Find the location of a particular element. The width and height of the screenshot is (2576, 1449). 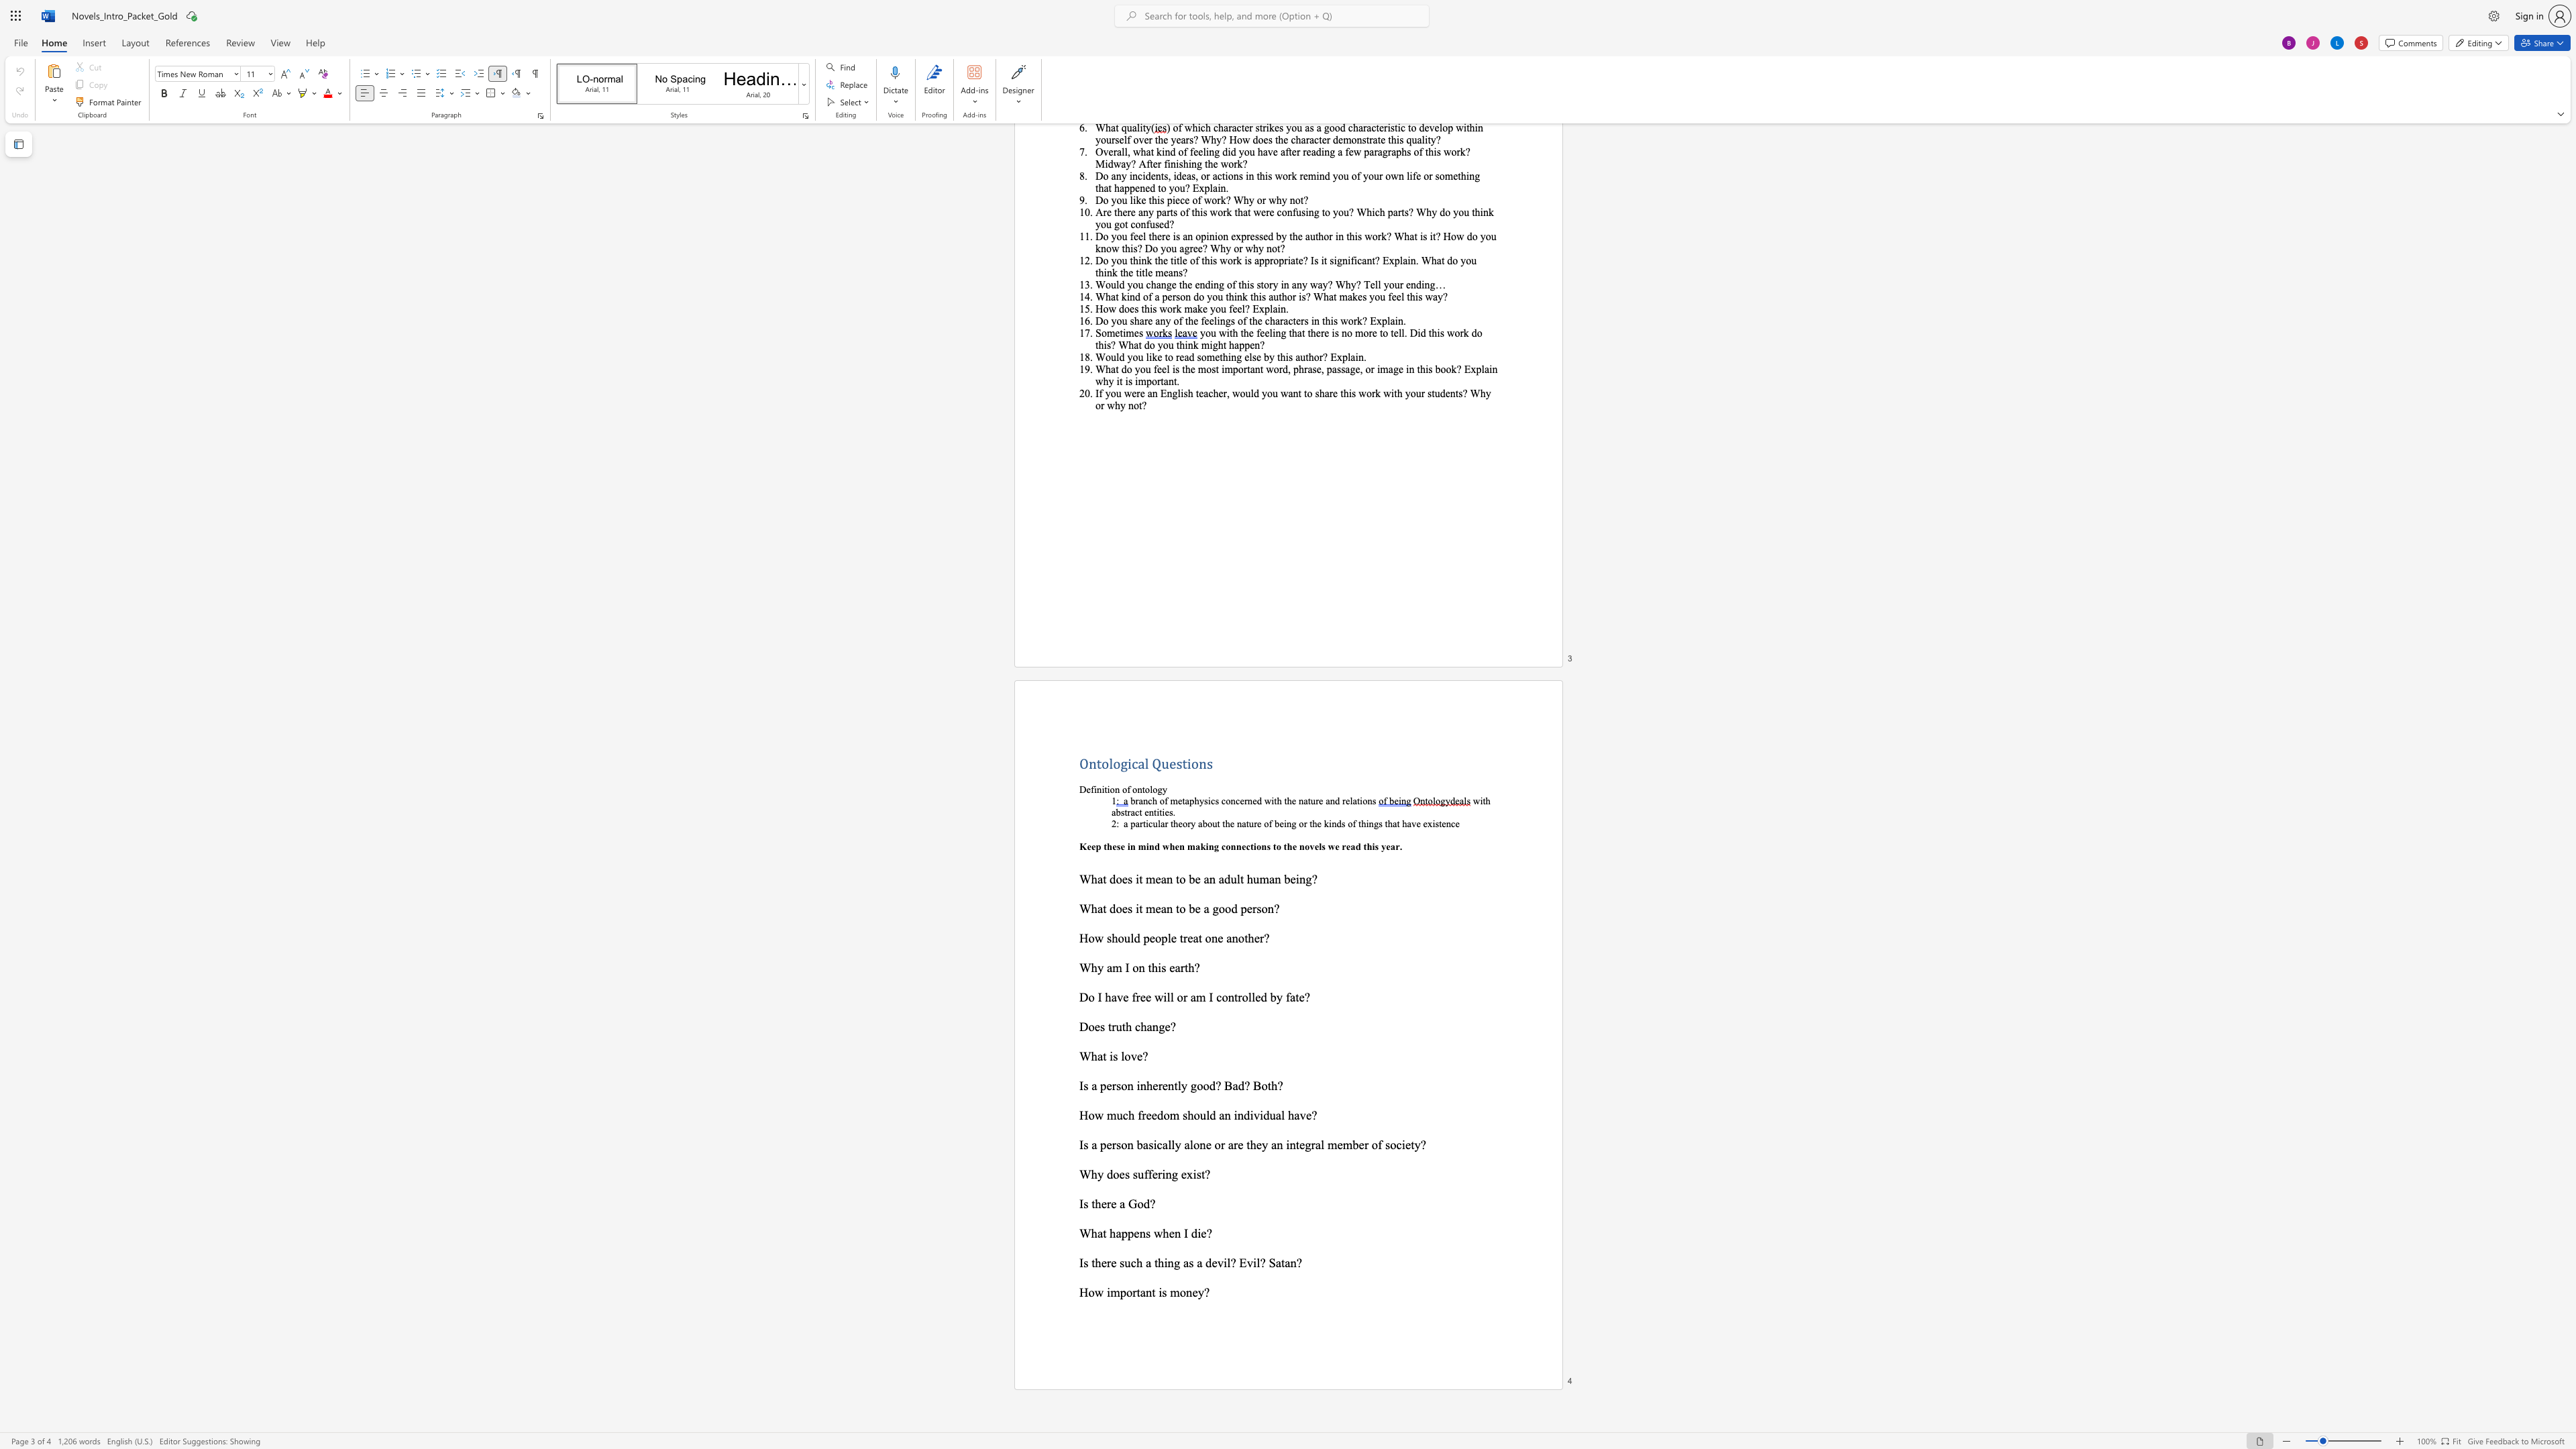

the 1th character "d" in the text is located at coordinates (1112, 907).